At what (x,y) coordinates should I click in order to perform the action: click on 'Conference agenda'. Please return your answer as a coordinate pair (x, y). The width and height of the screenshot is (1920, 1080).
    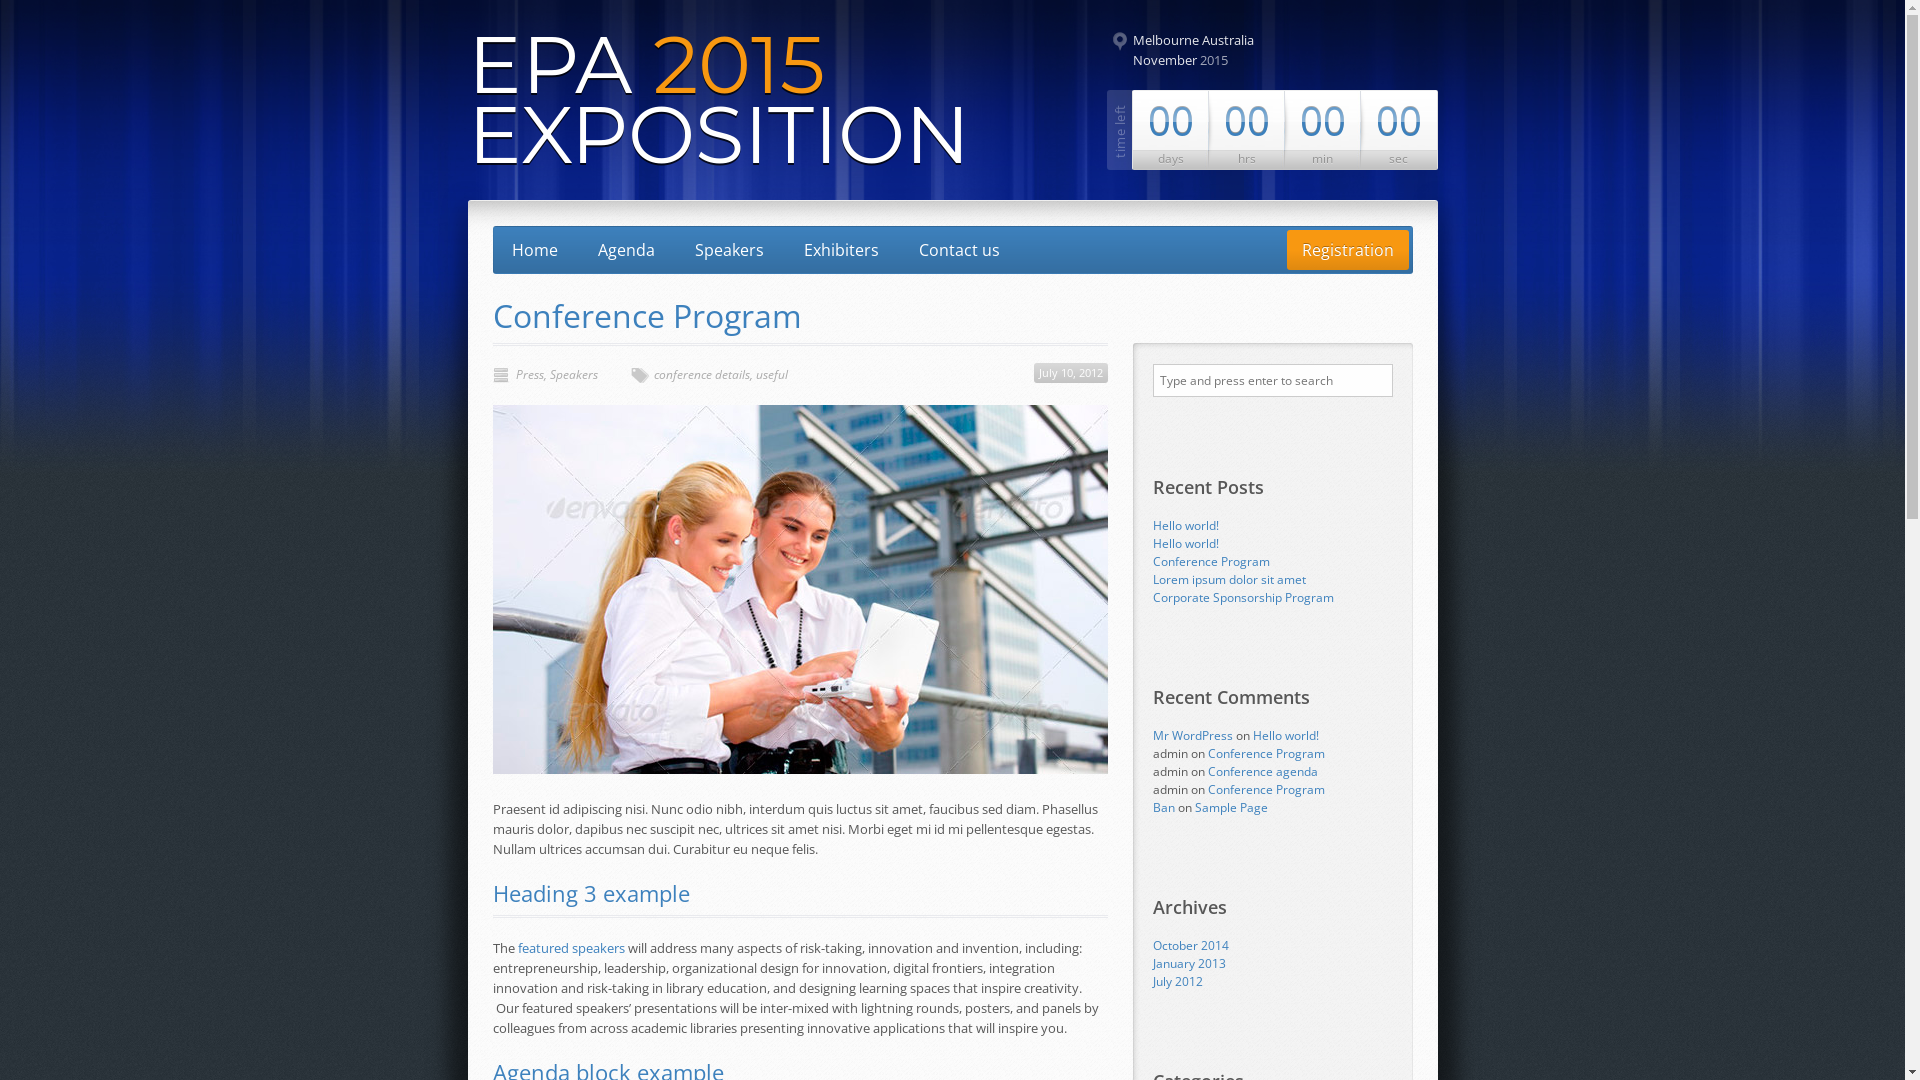
    Looking at the image, I should click on (1261, 770).